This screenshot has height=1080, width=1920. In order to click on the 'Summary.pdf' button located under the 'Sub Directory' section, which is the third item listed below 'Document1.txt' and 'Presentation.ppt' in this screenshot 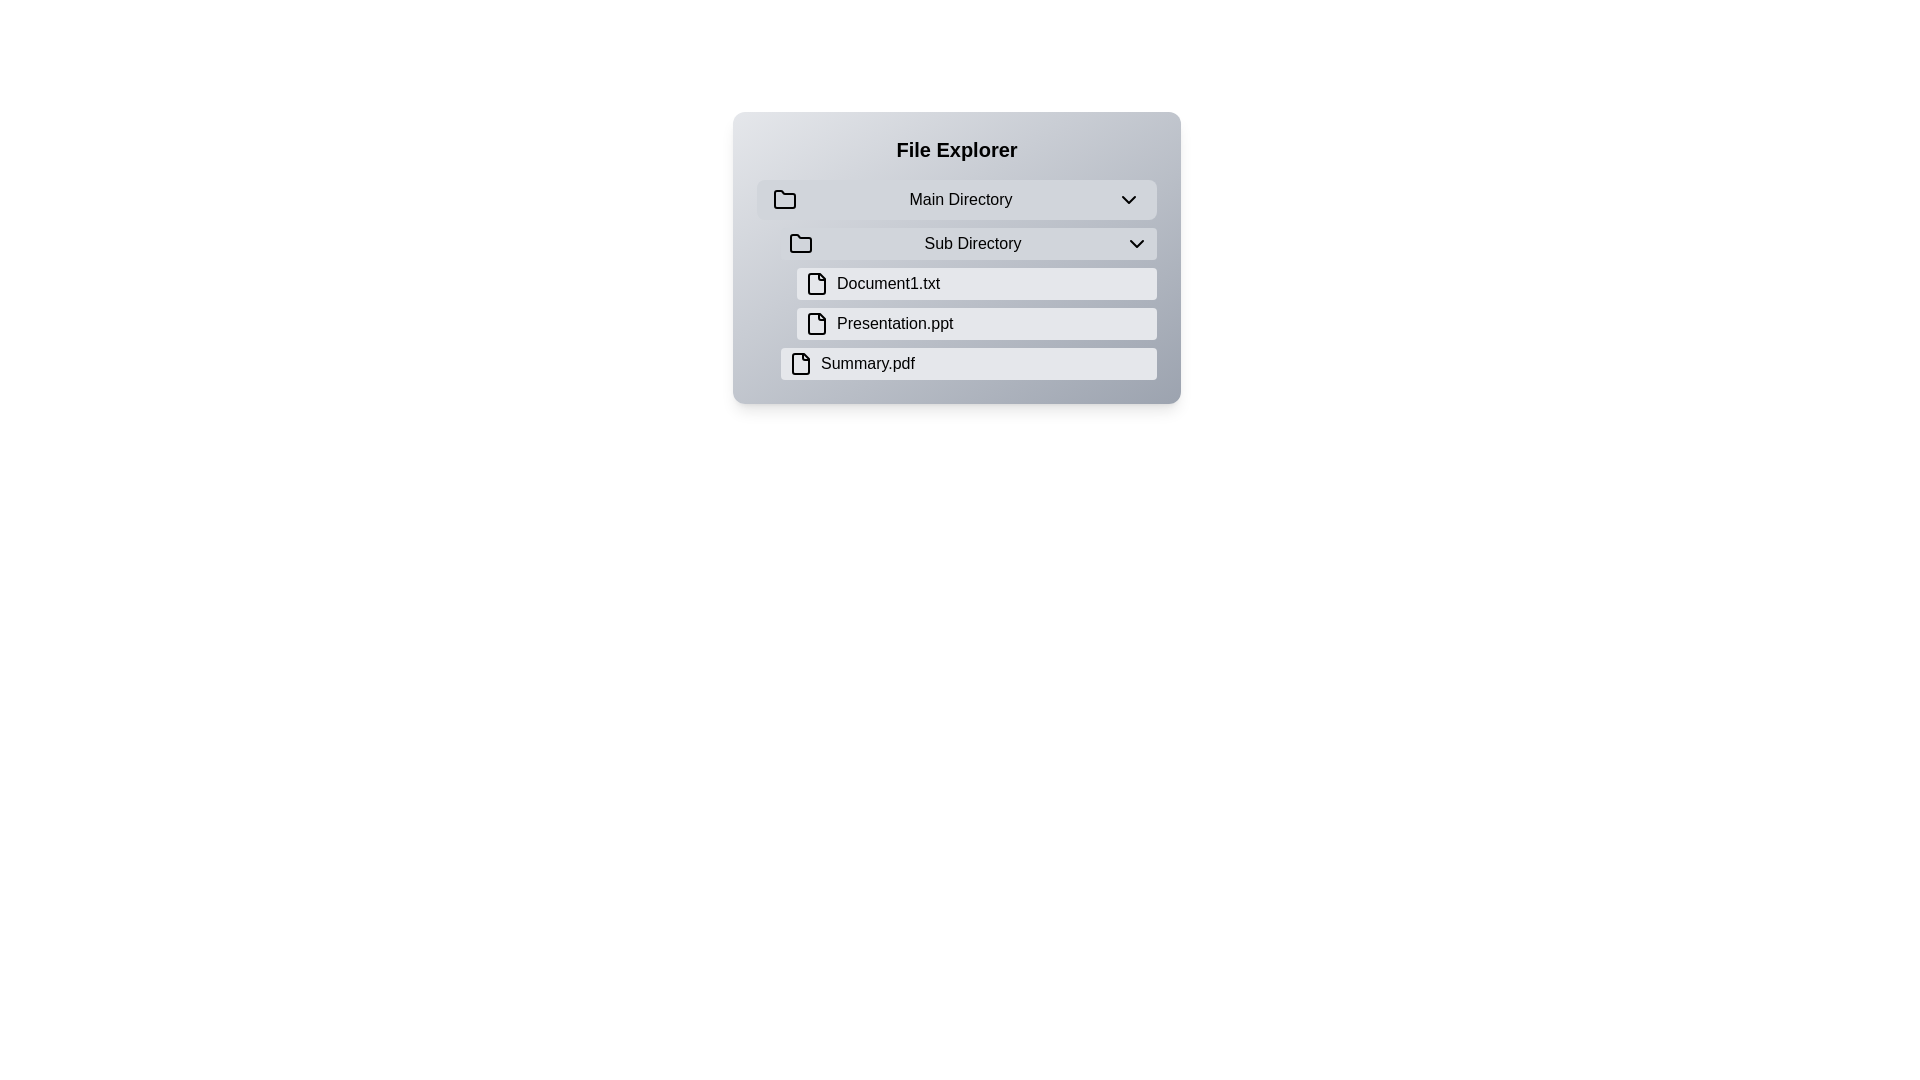, I will do `click(969, 363)`.